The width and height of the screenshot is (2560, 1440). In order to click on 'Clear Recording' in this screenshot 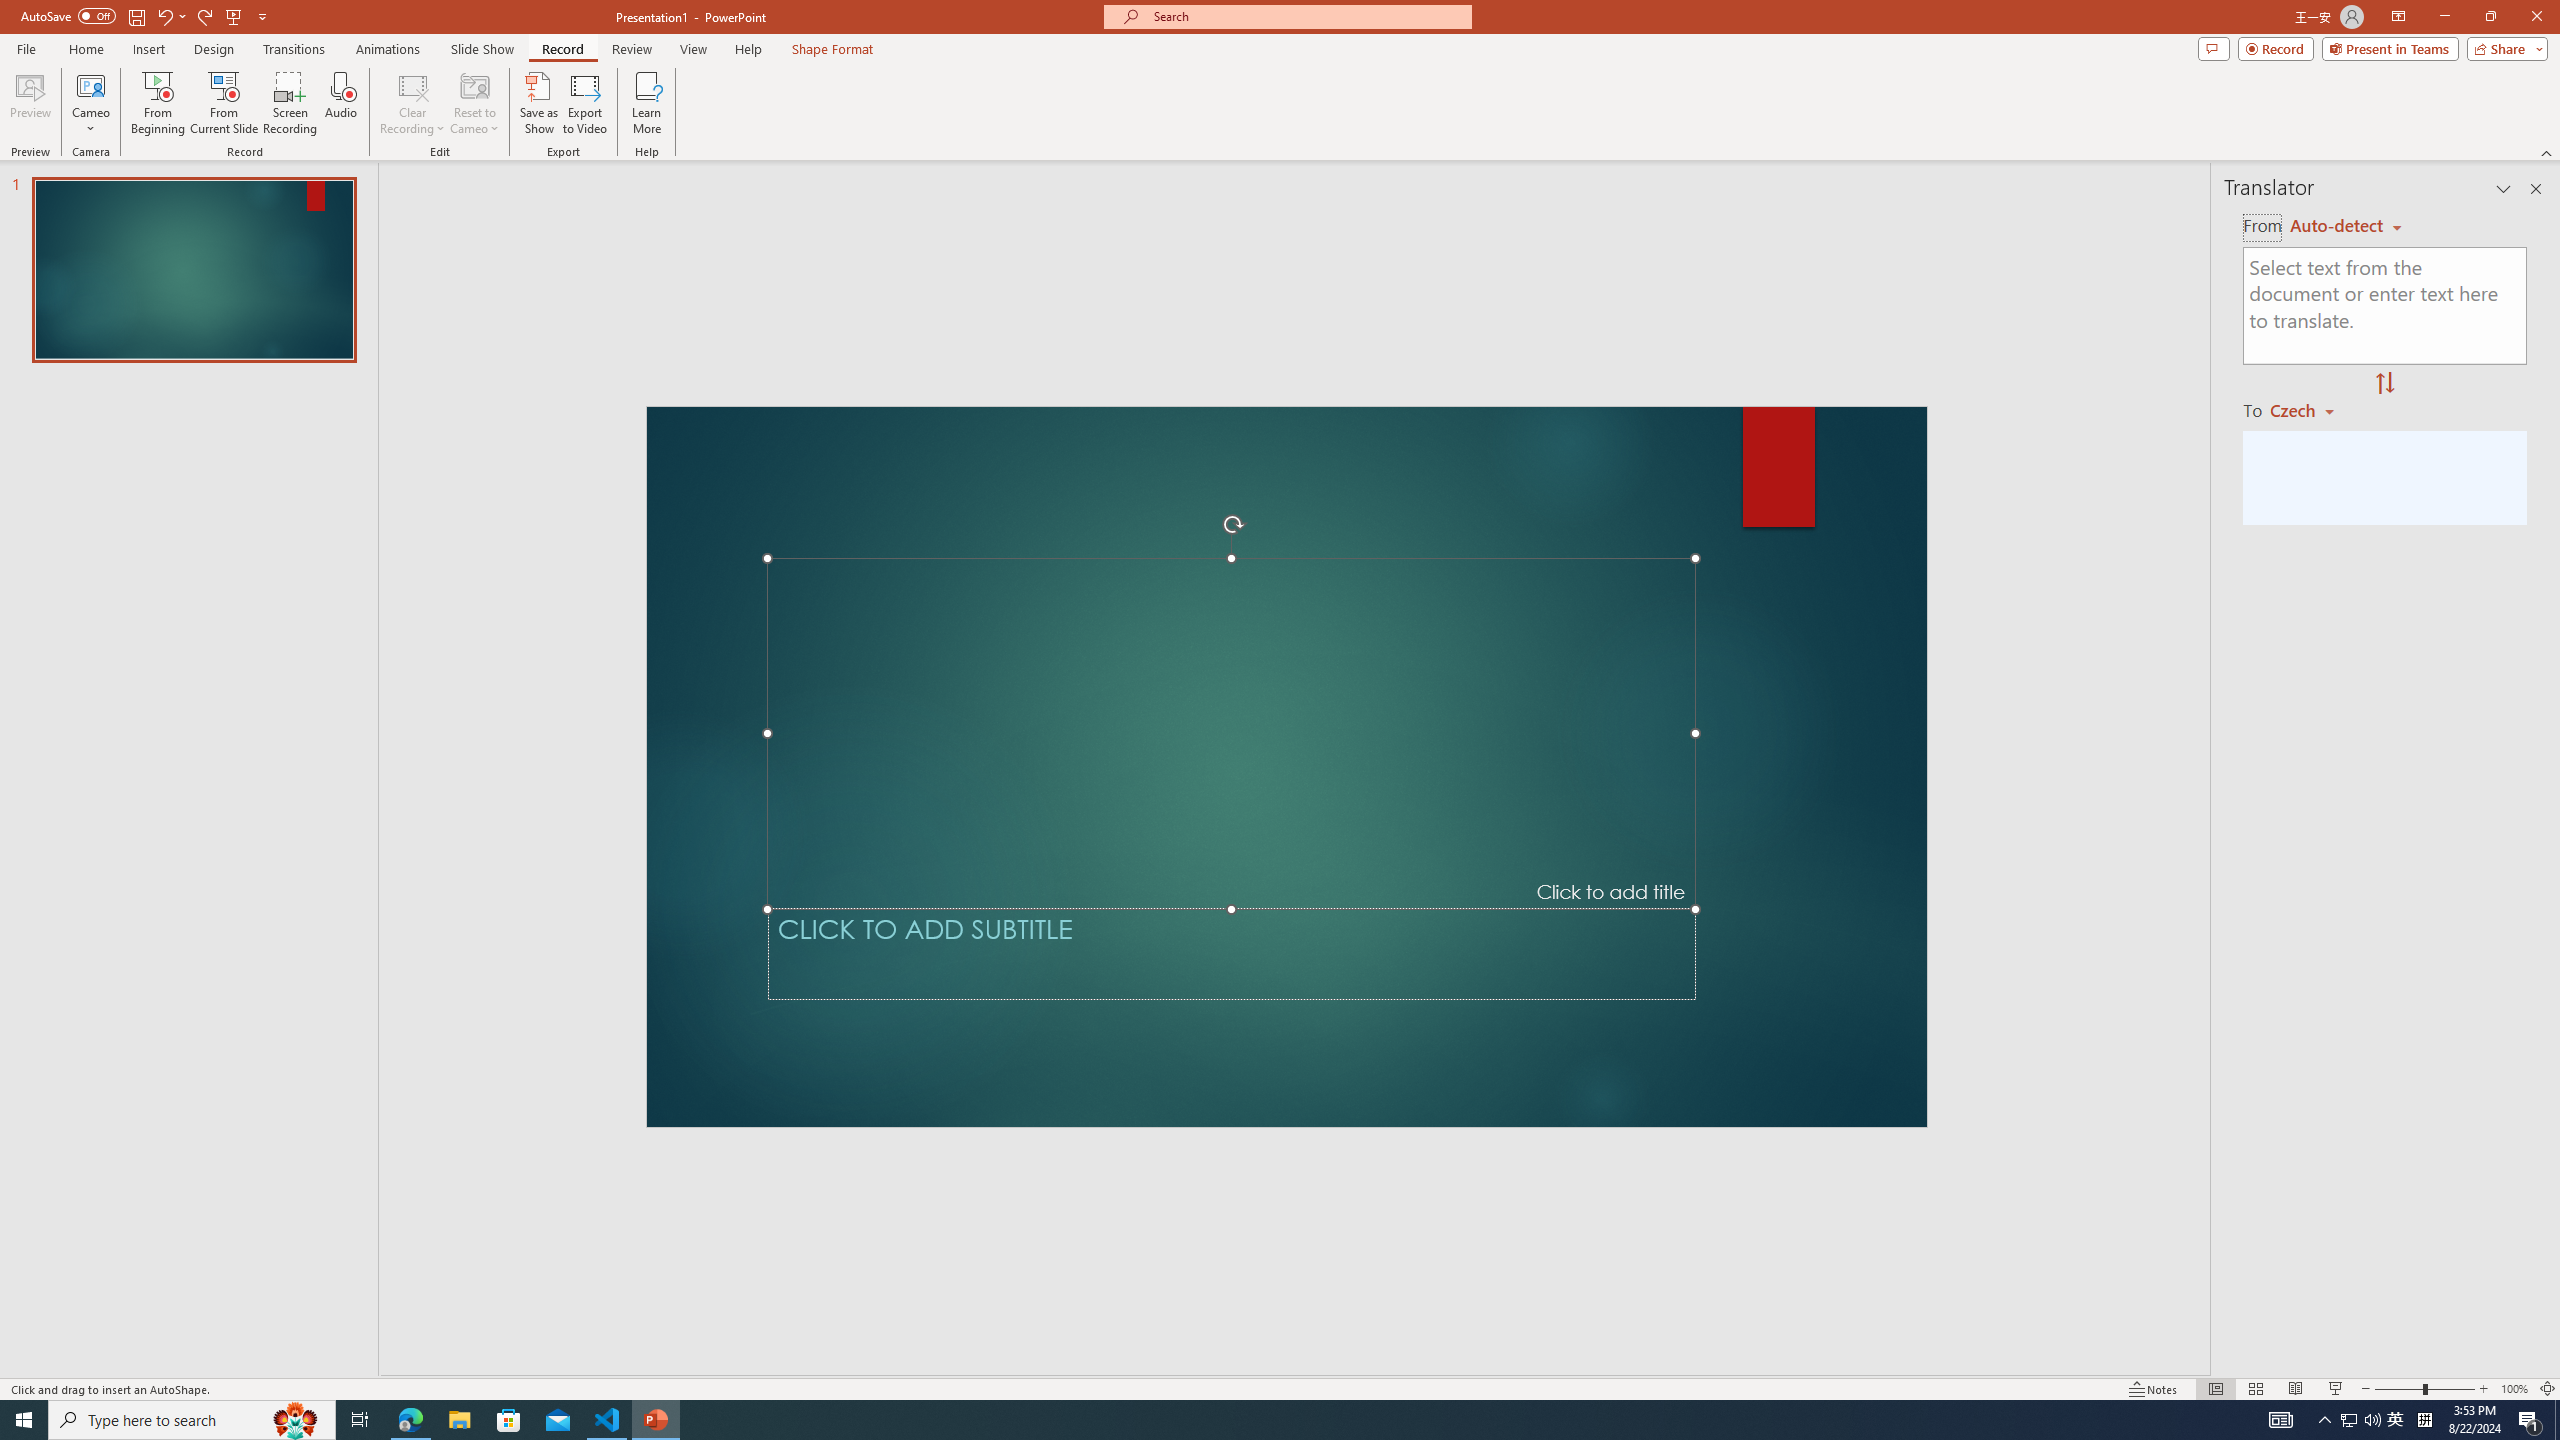, I will do `click(412, 103)`.